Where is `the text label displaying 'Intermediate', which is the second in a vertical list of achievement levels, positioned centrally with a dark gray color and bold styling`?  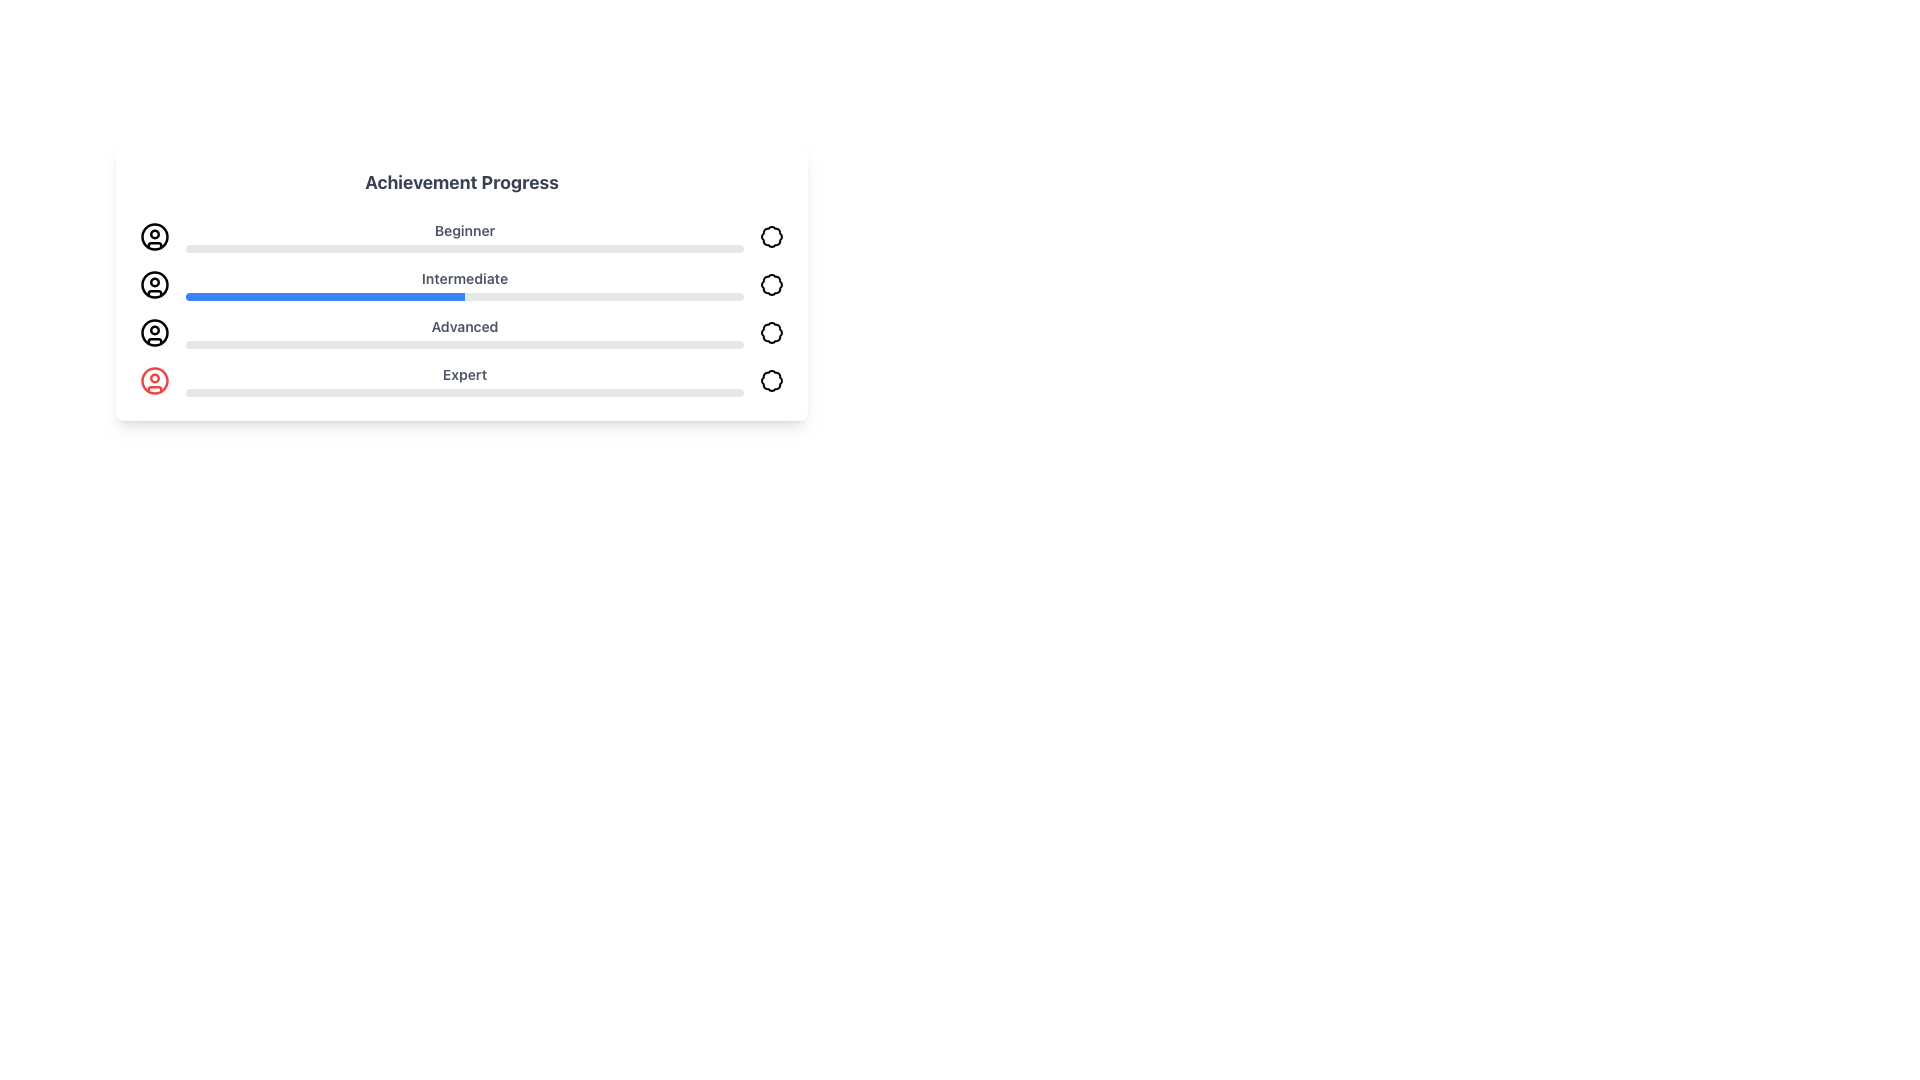
the text label displaying 'Intermediate', which is the second in a vertical list of achievement levels, positioned centrally with a dark gray color and bold styling is located at coordinates (464, 278).